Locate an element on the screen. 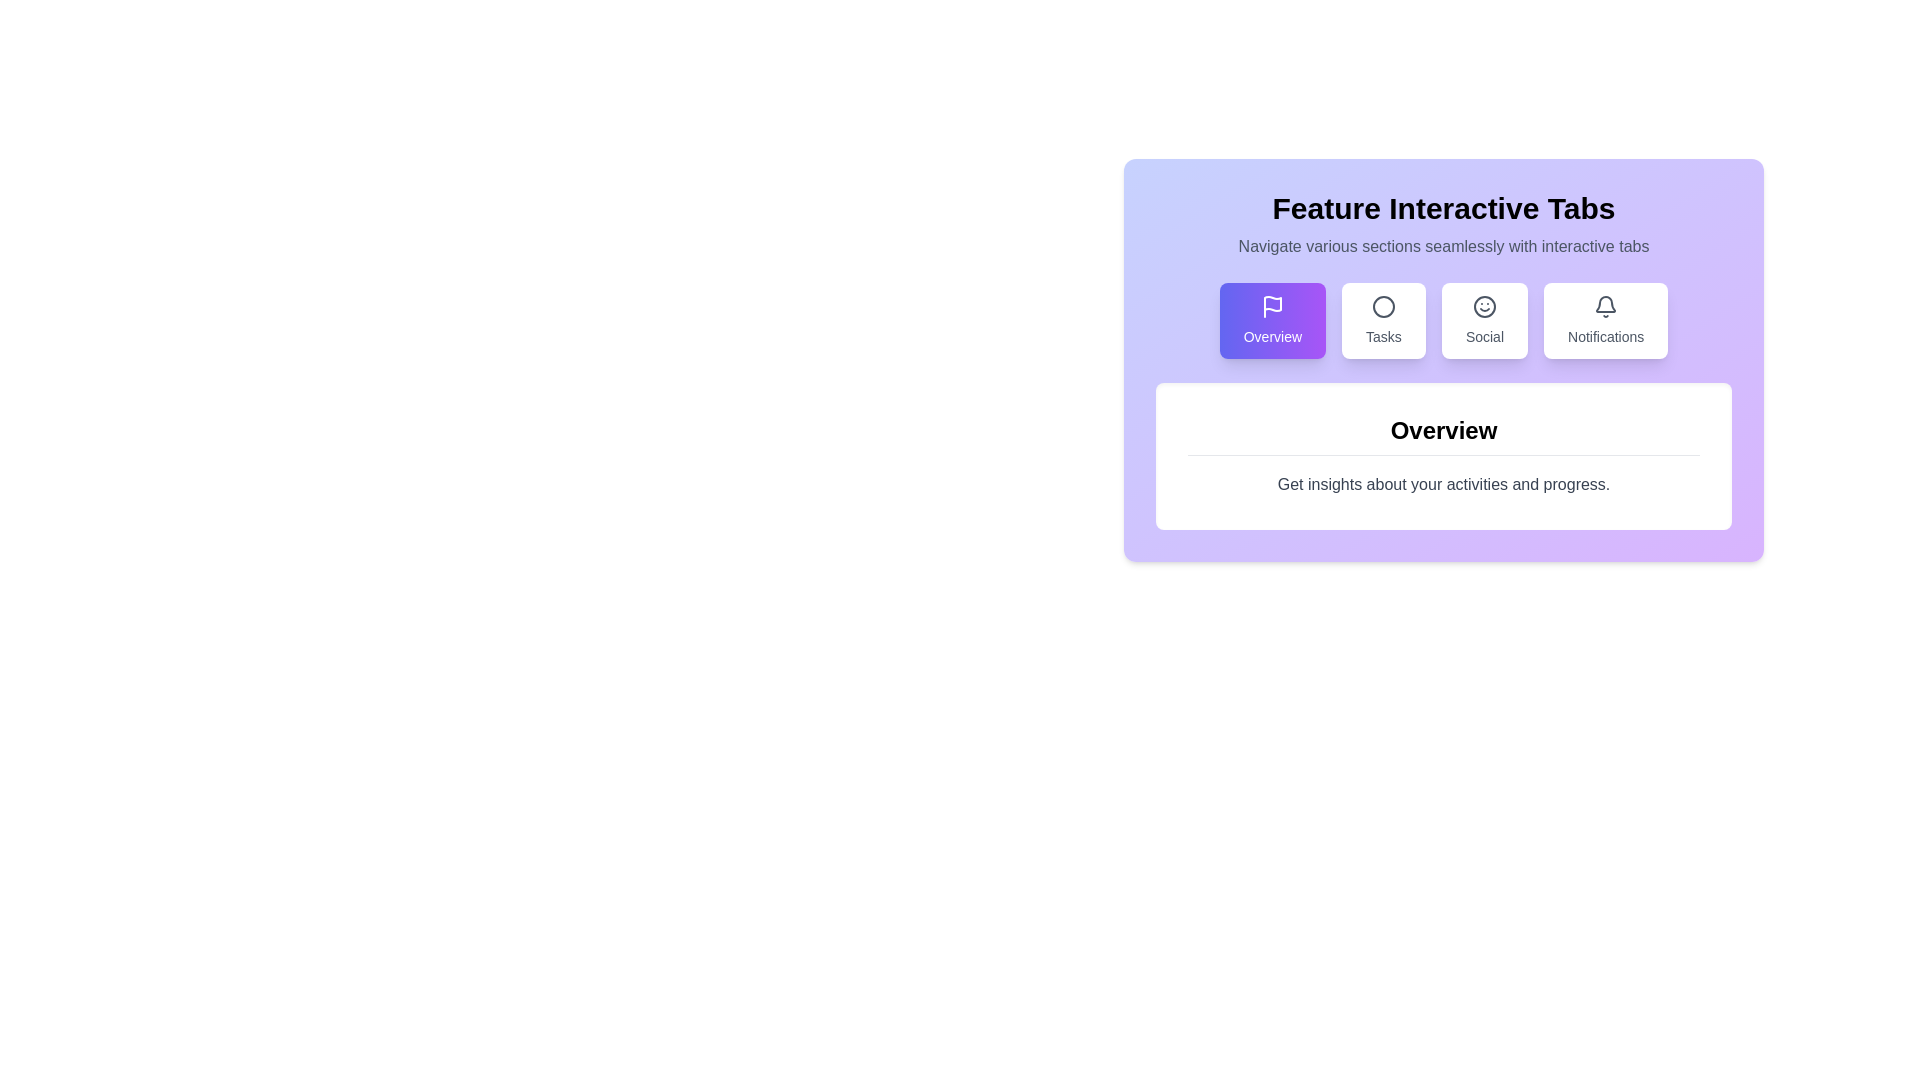 Image resolution: width=1920 pixels, height=1080 pixels. text of the 'Tasks' label located in the second position of the tab navigation system, which describes the functionality of the associated 'Tasks' button is located at coordinates (1382, 335).